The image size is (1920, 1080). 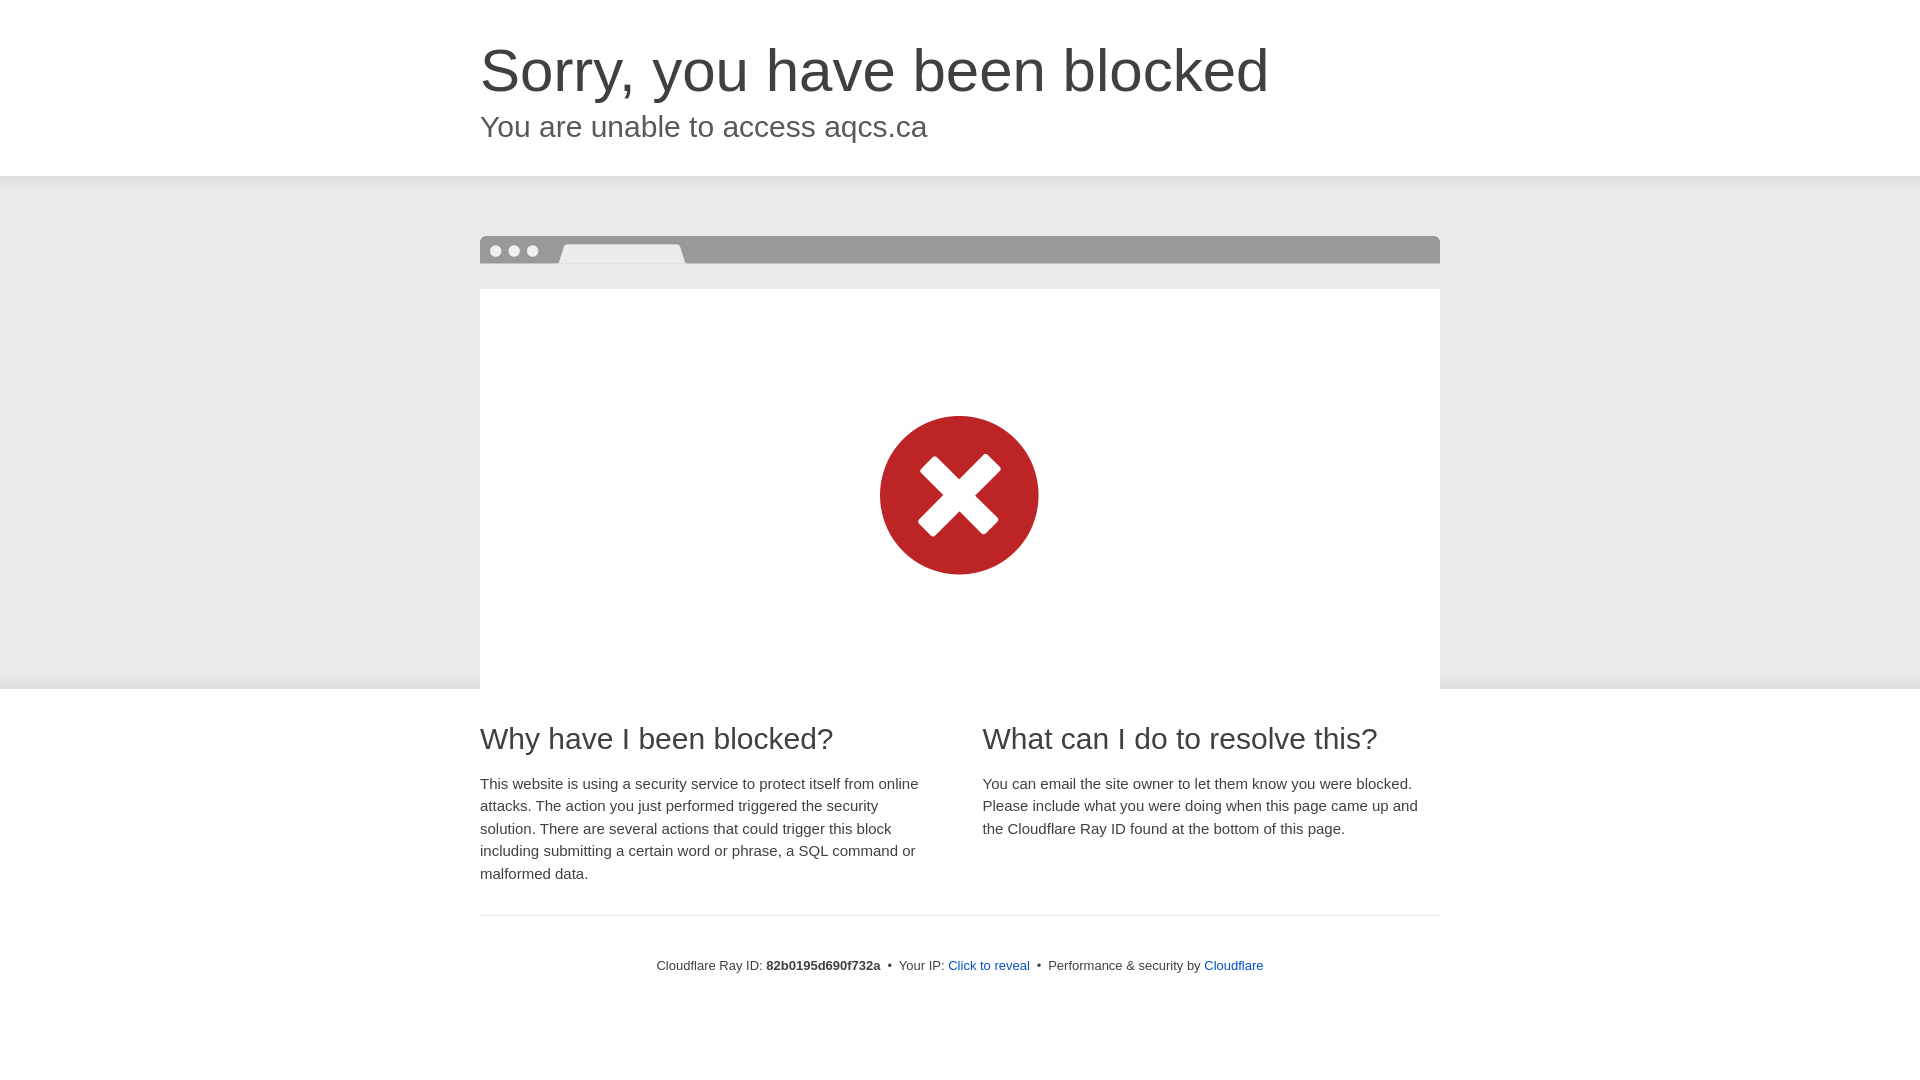 What do you see at coordinates (1232, 964) in the screenshot?
I see `'Cloudflare'` at bounding box center [1232, 964].